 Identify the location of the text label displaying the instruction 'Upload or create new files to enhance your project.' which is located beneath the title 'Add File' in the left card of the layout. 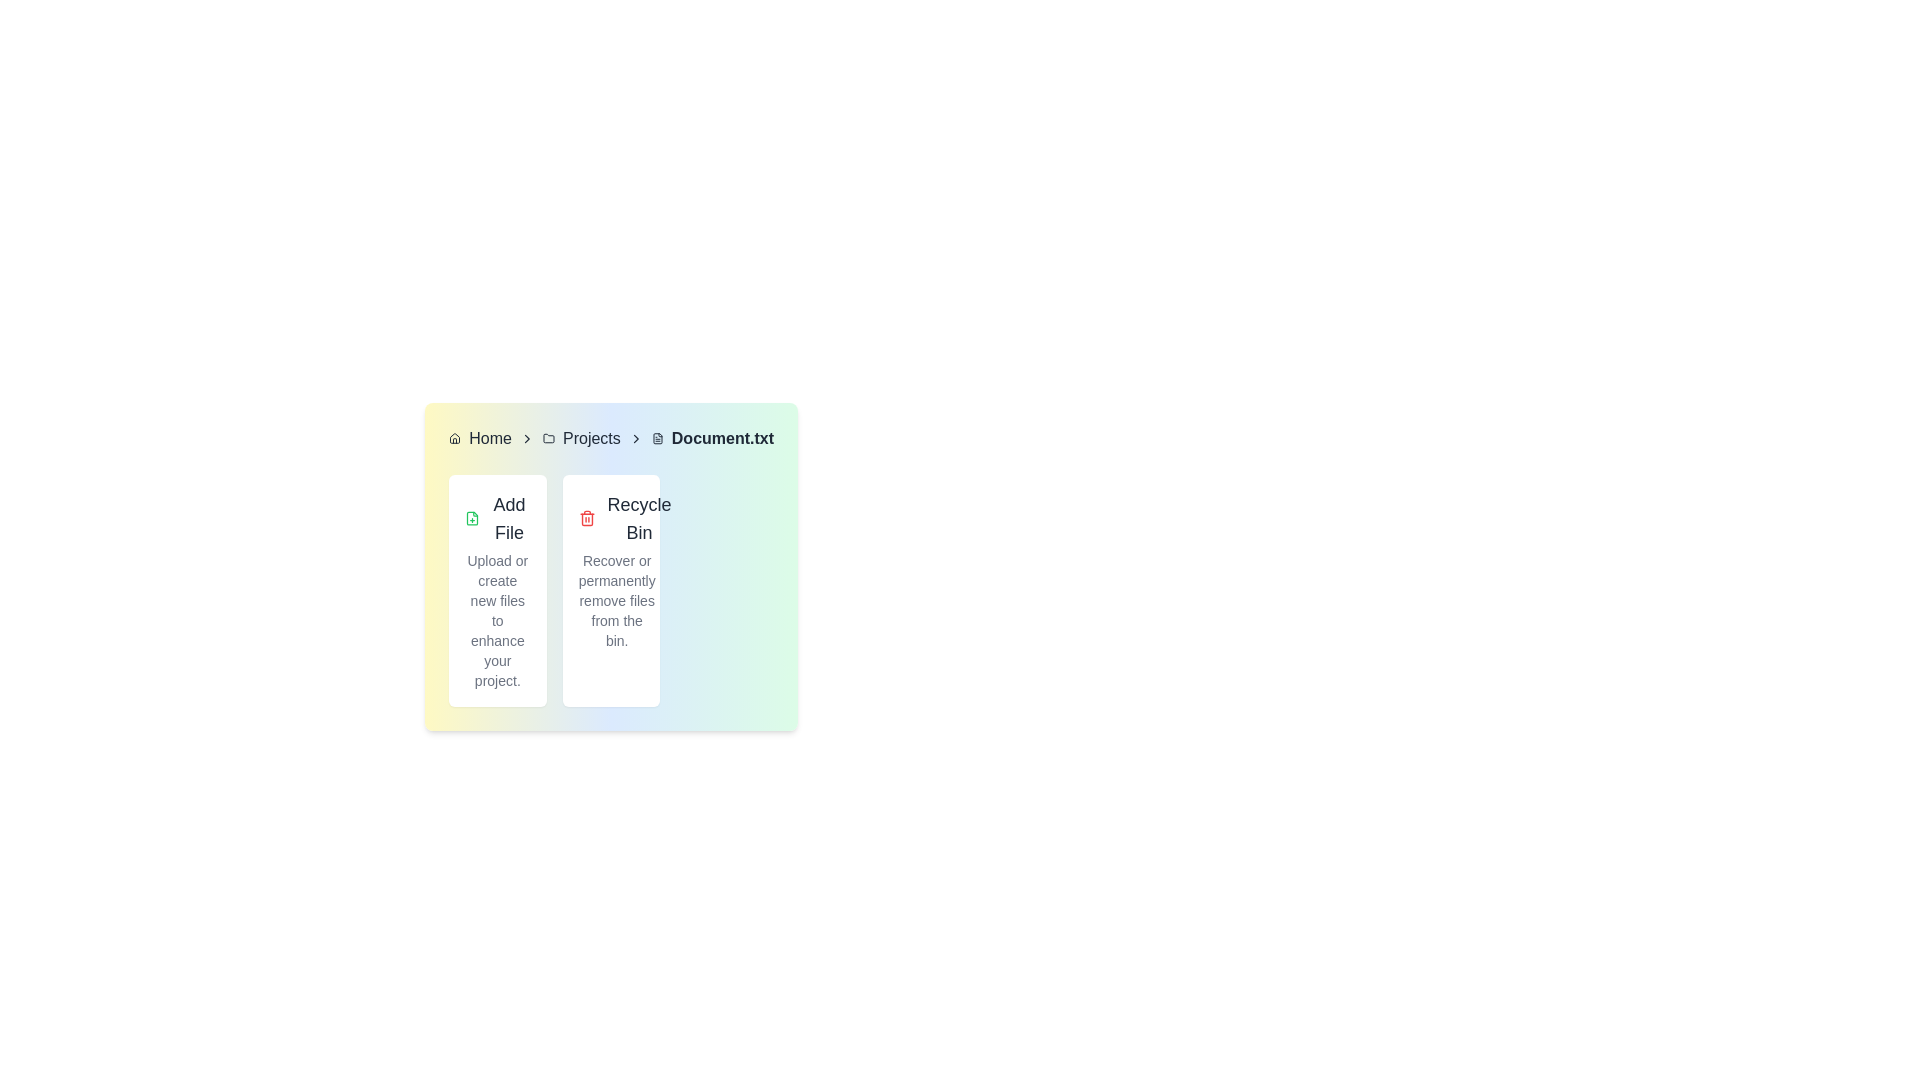
(497, 620).